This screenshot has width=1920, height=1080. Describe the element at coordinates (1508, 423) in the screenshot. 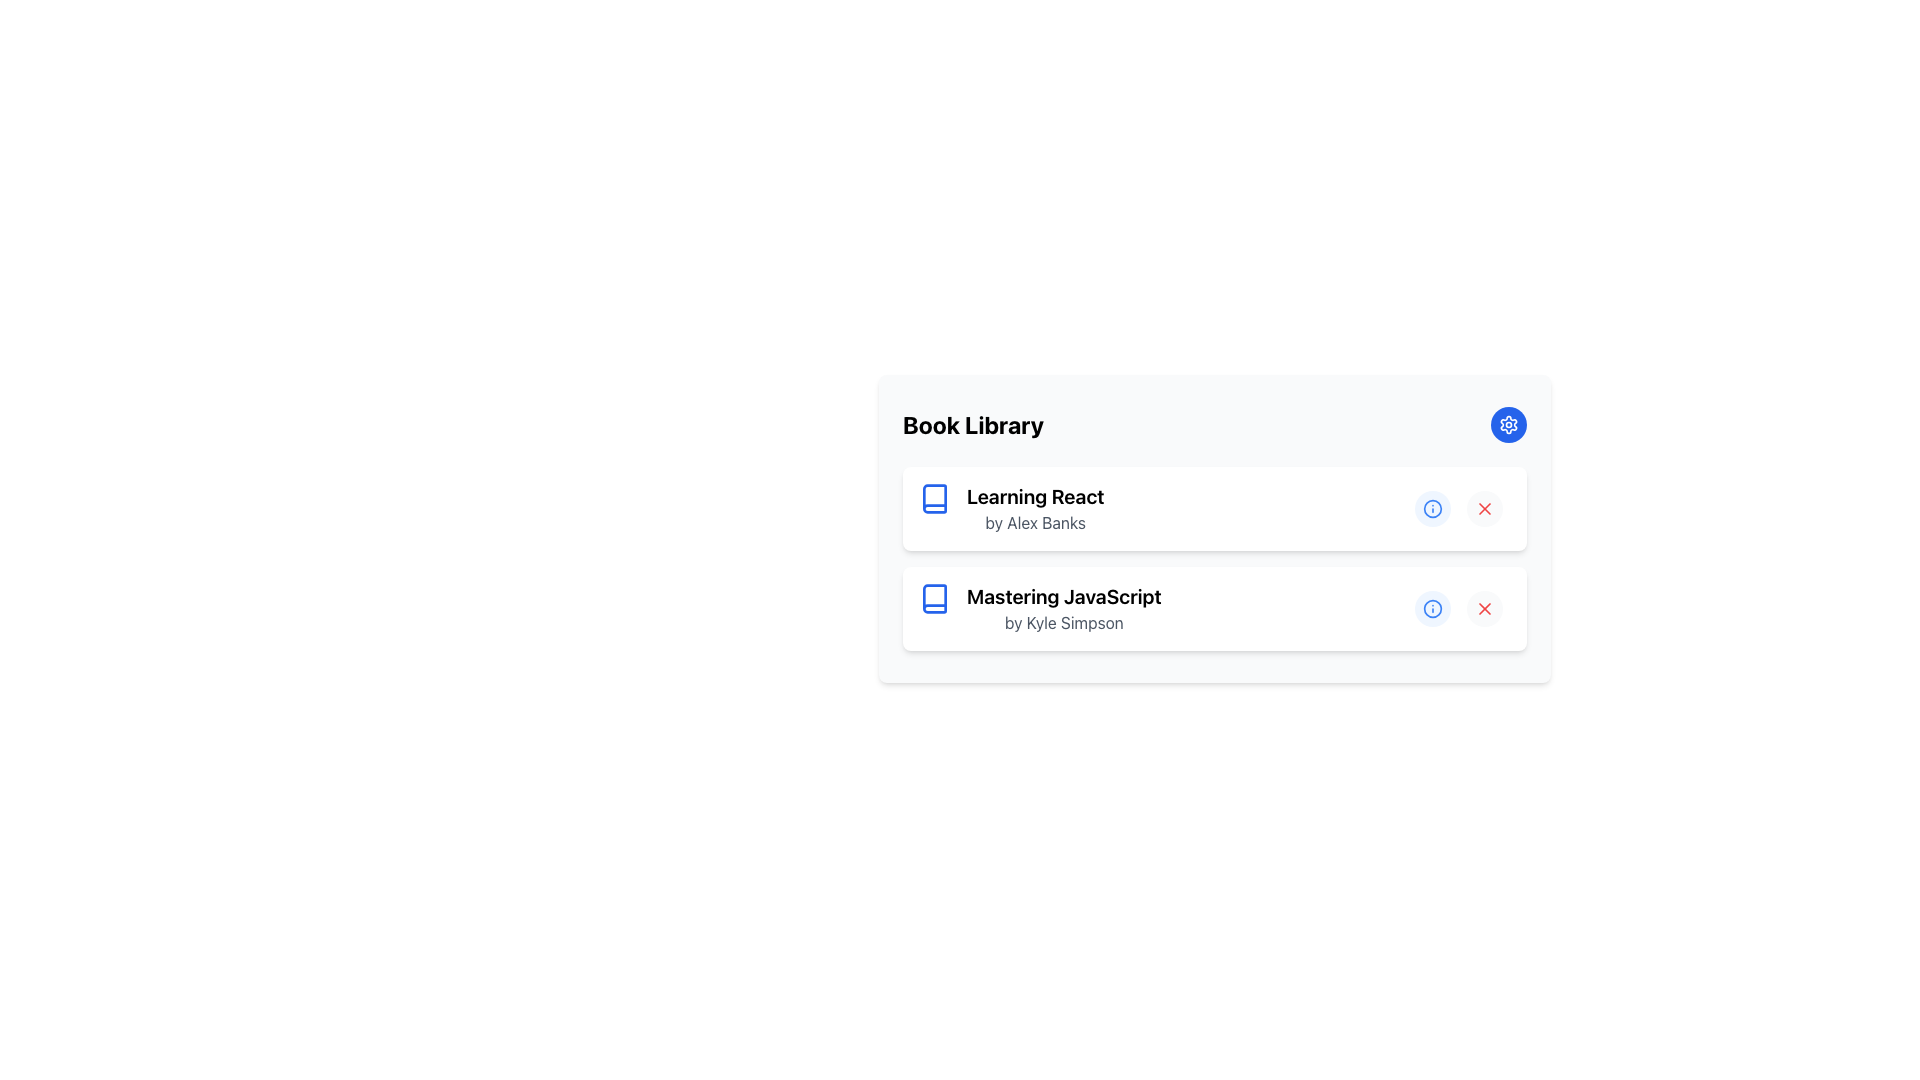

I see `the gear-like icon embedded in the button at the top-right corner of the 'Book Library' section` at that location.